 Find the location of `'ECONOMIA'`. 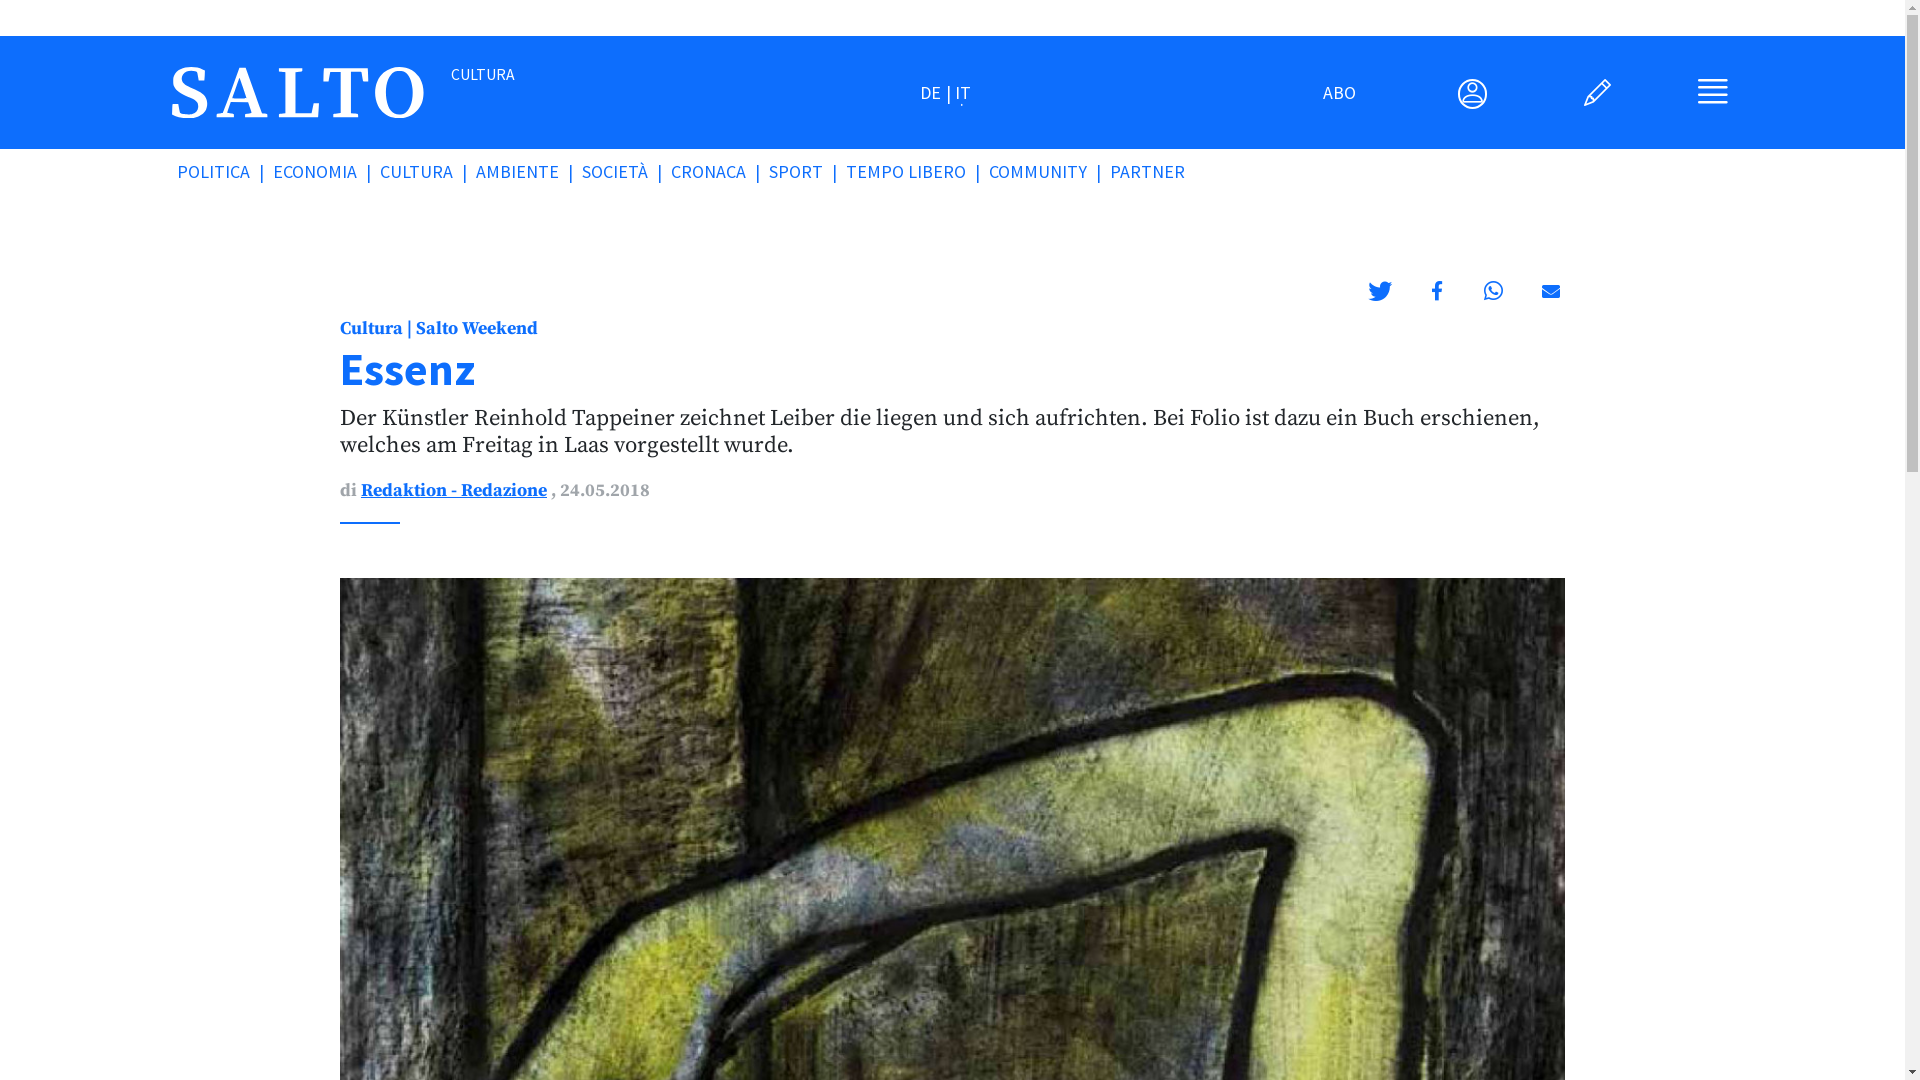

'ECONOMIA' is located at coordinates (272, 170).